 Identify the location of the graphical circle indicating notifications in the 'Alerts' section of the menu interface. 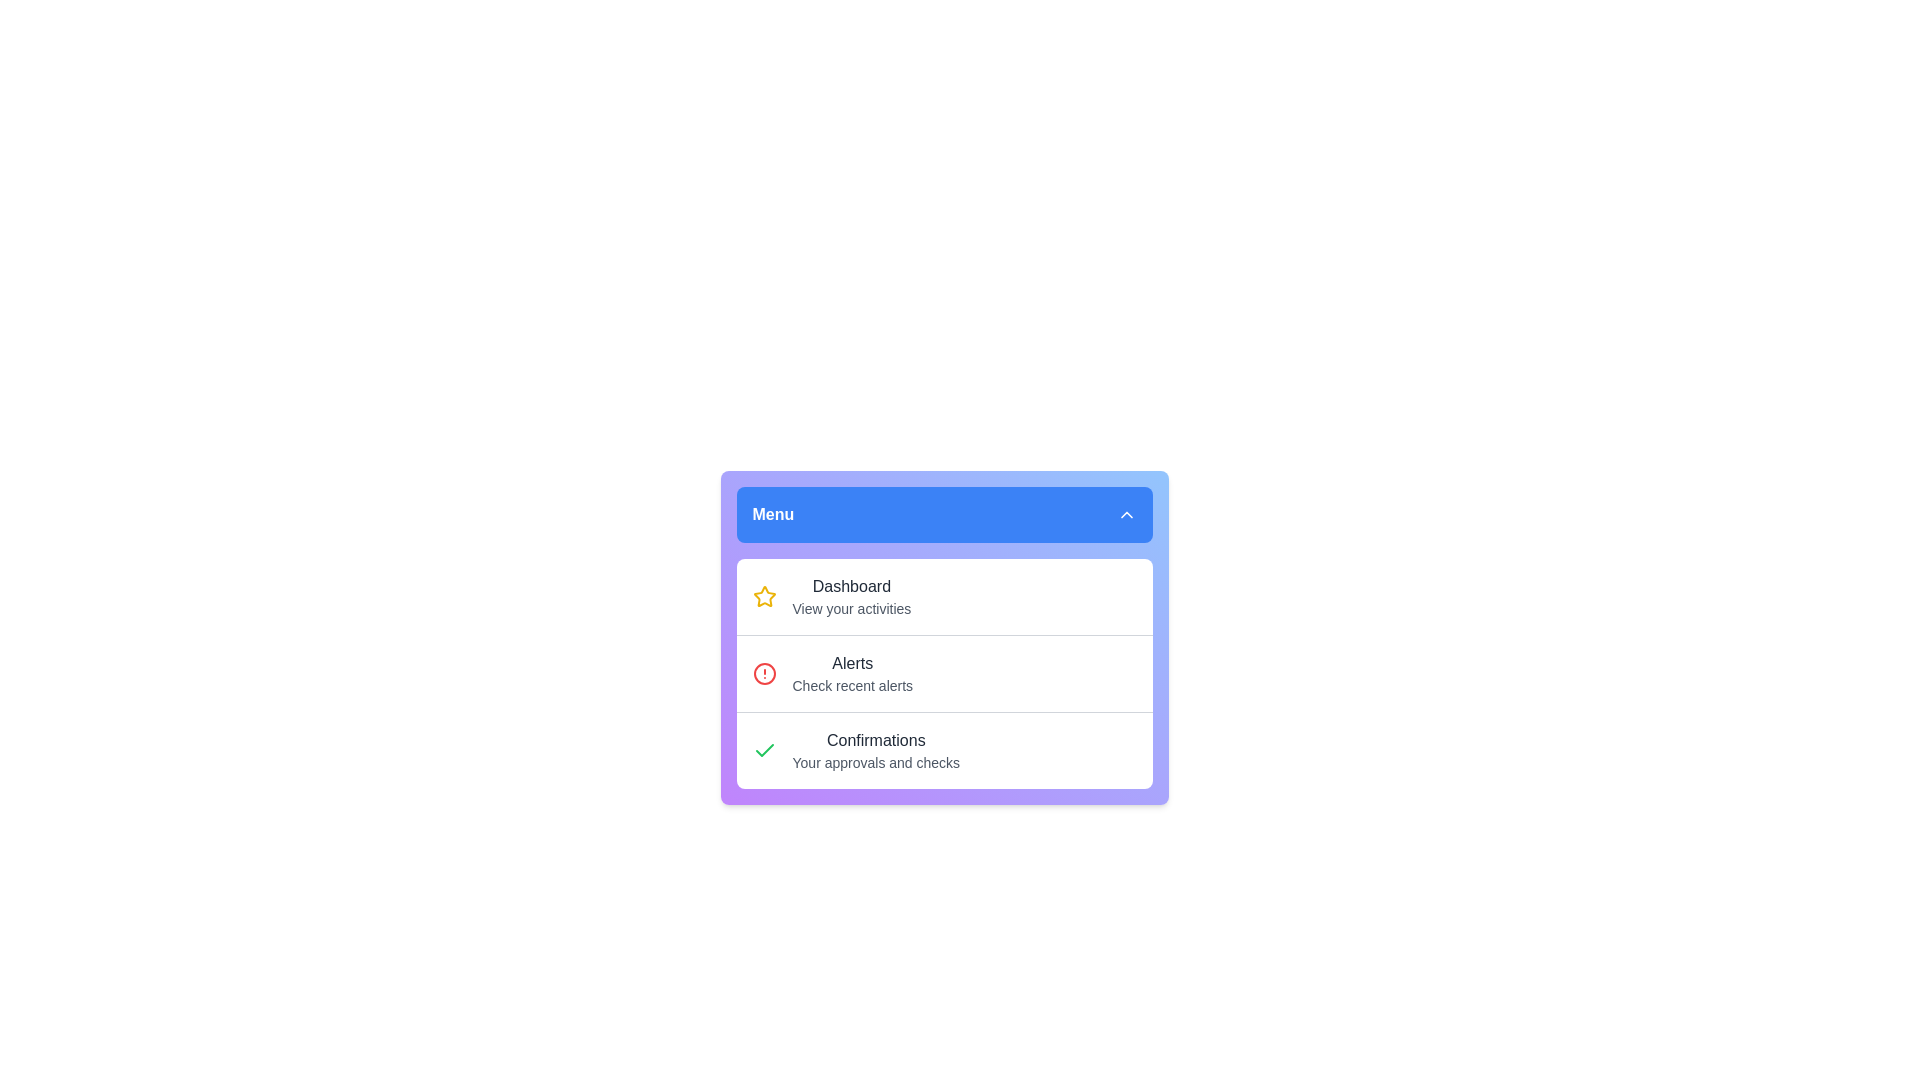
(763, 674).